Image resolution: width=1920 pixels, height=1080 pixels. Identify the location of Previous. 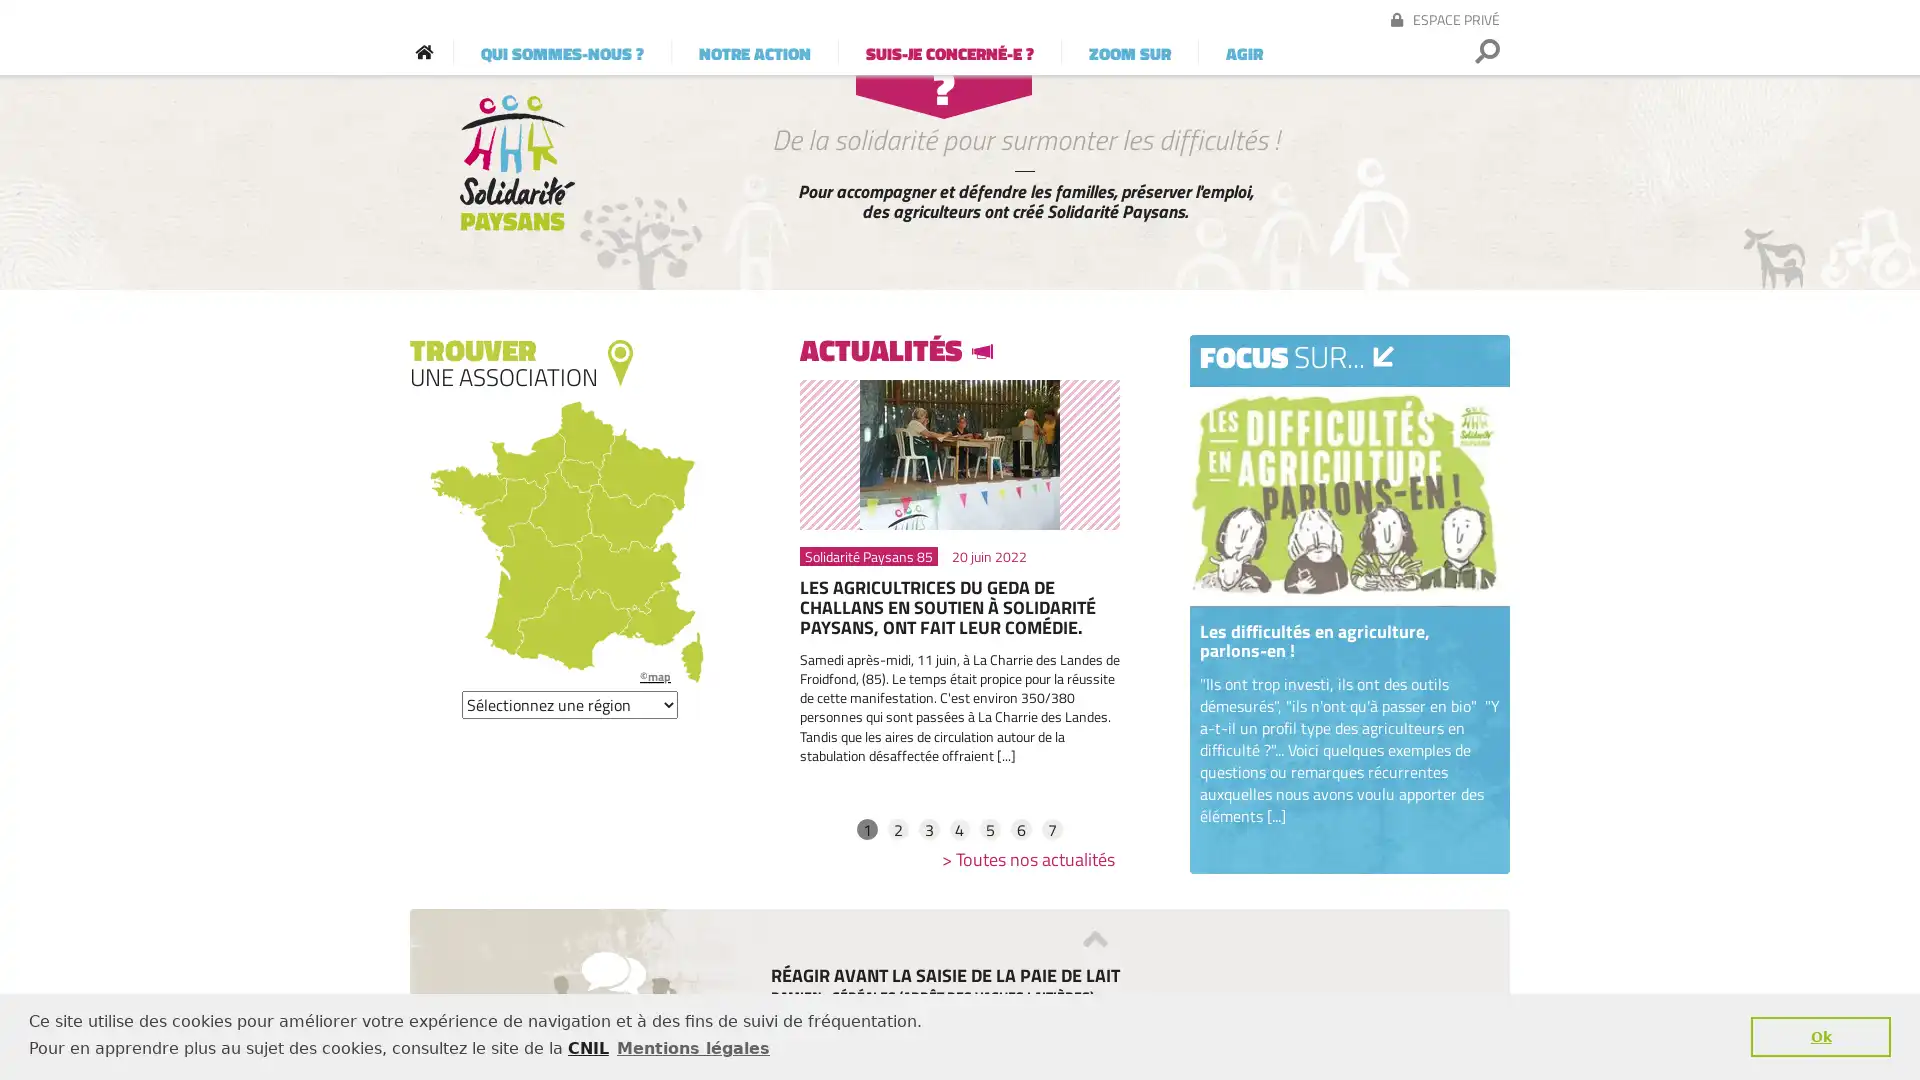
(1093, 938).